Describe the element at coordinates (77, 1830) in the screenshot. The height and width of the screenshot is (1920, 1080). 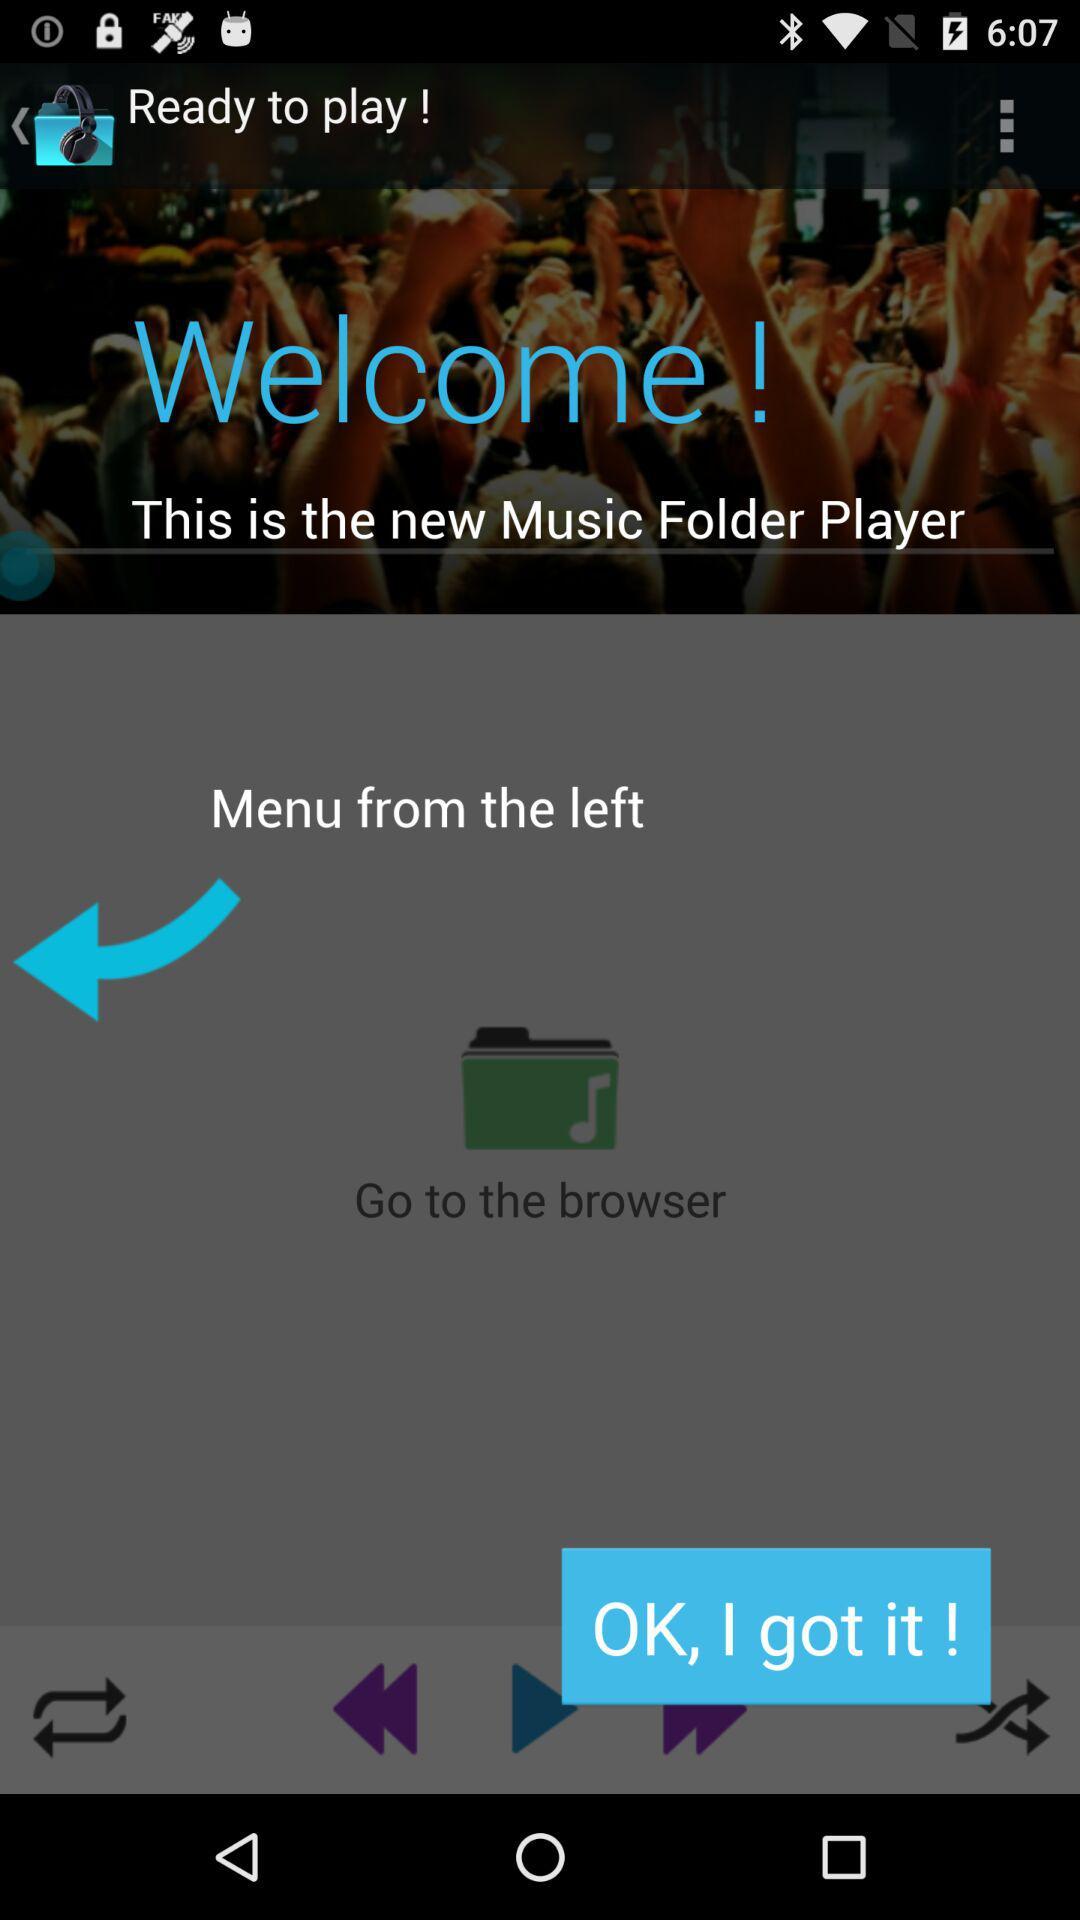
I see `the repeat icon` at that location.